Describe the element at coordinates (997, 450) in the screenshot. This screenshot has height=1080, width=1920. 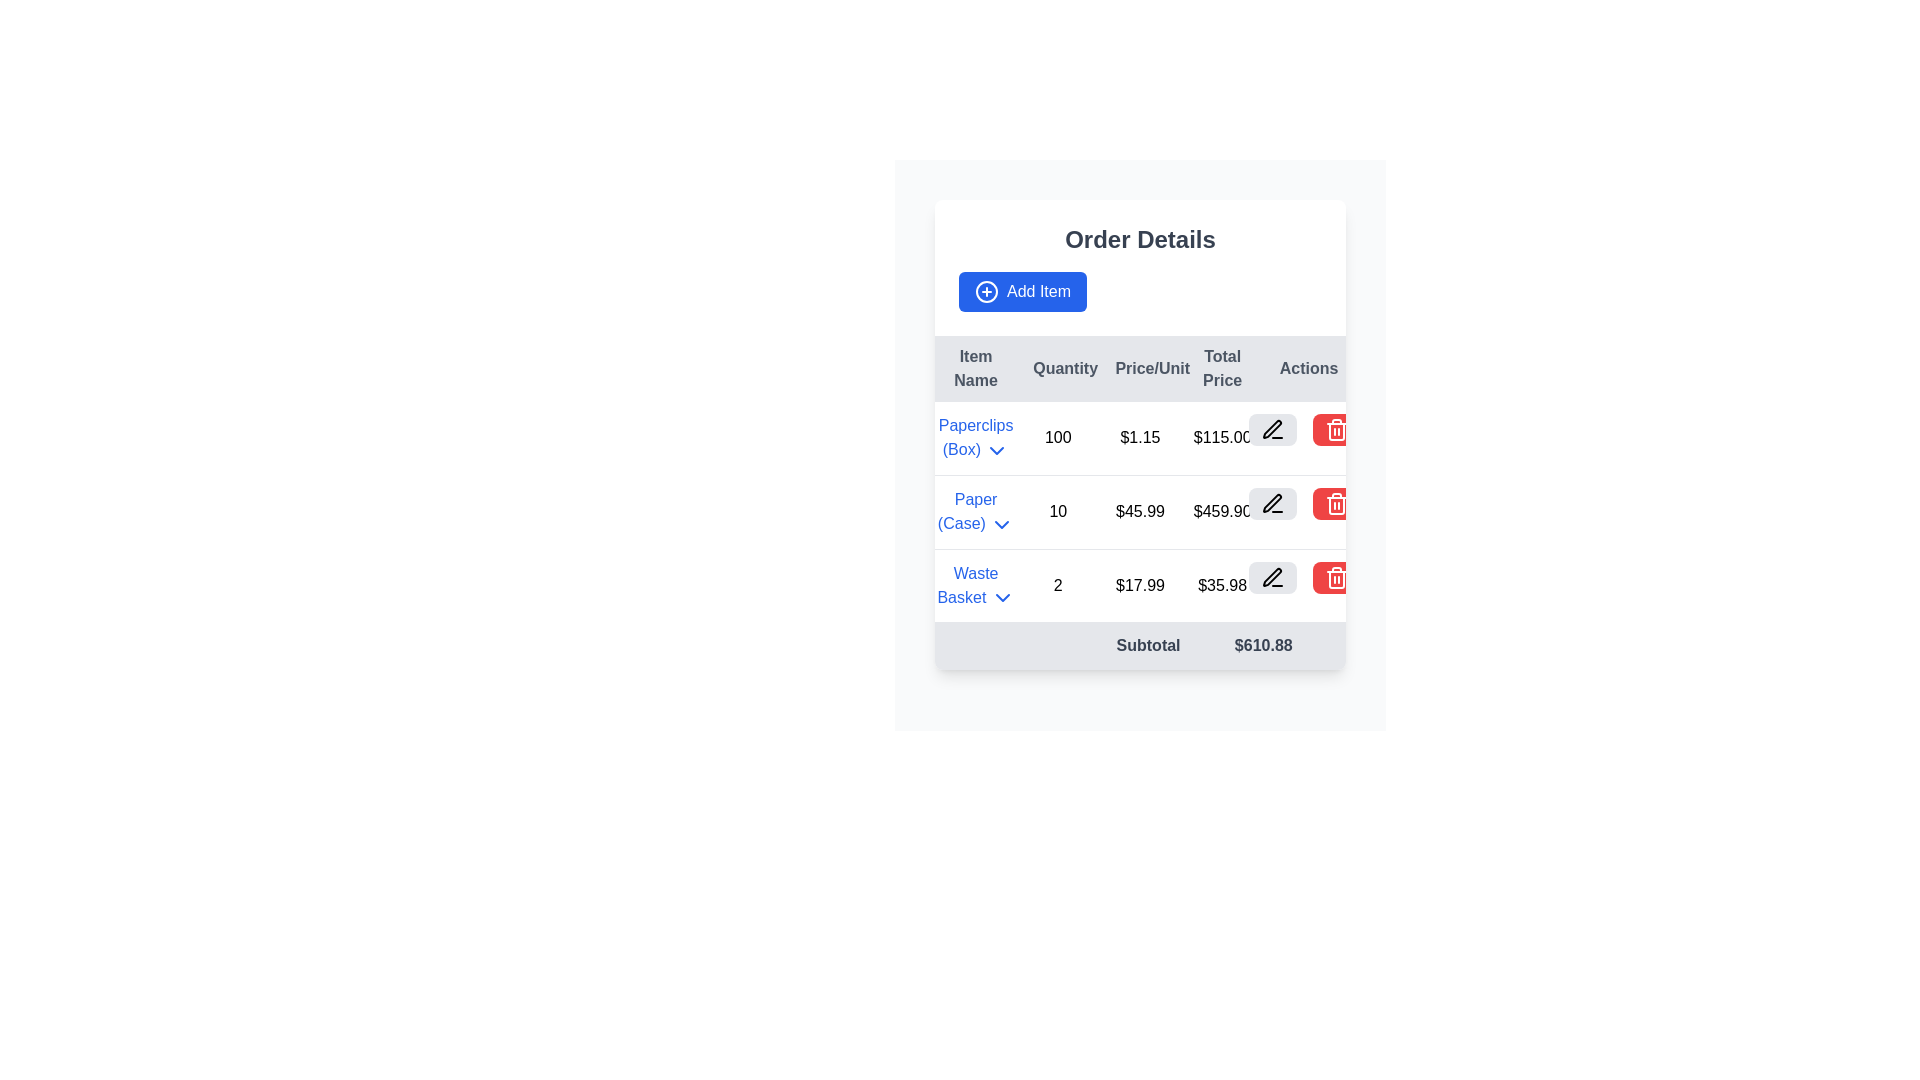
I see `the dropdown indicator icon located to the right of the 'Paperclips (Box)' text in the first row of the 'Order Details' interface` at that location.